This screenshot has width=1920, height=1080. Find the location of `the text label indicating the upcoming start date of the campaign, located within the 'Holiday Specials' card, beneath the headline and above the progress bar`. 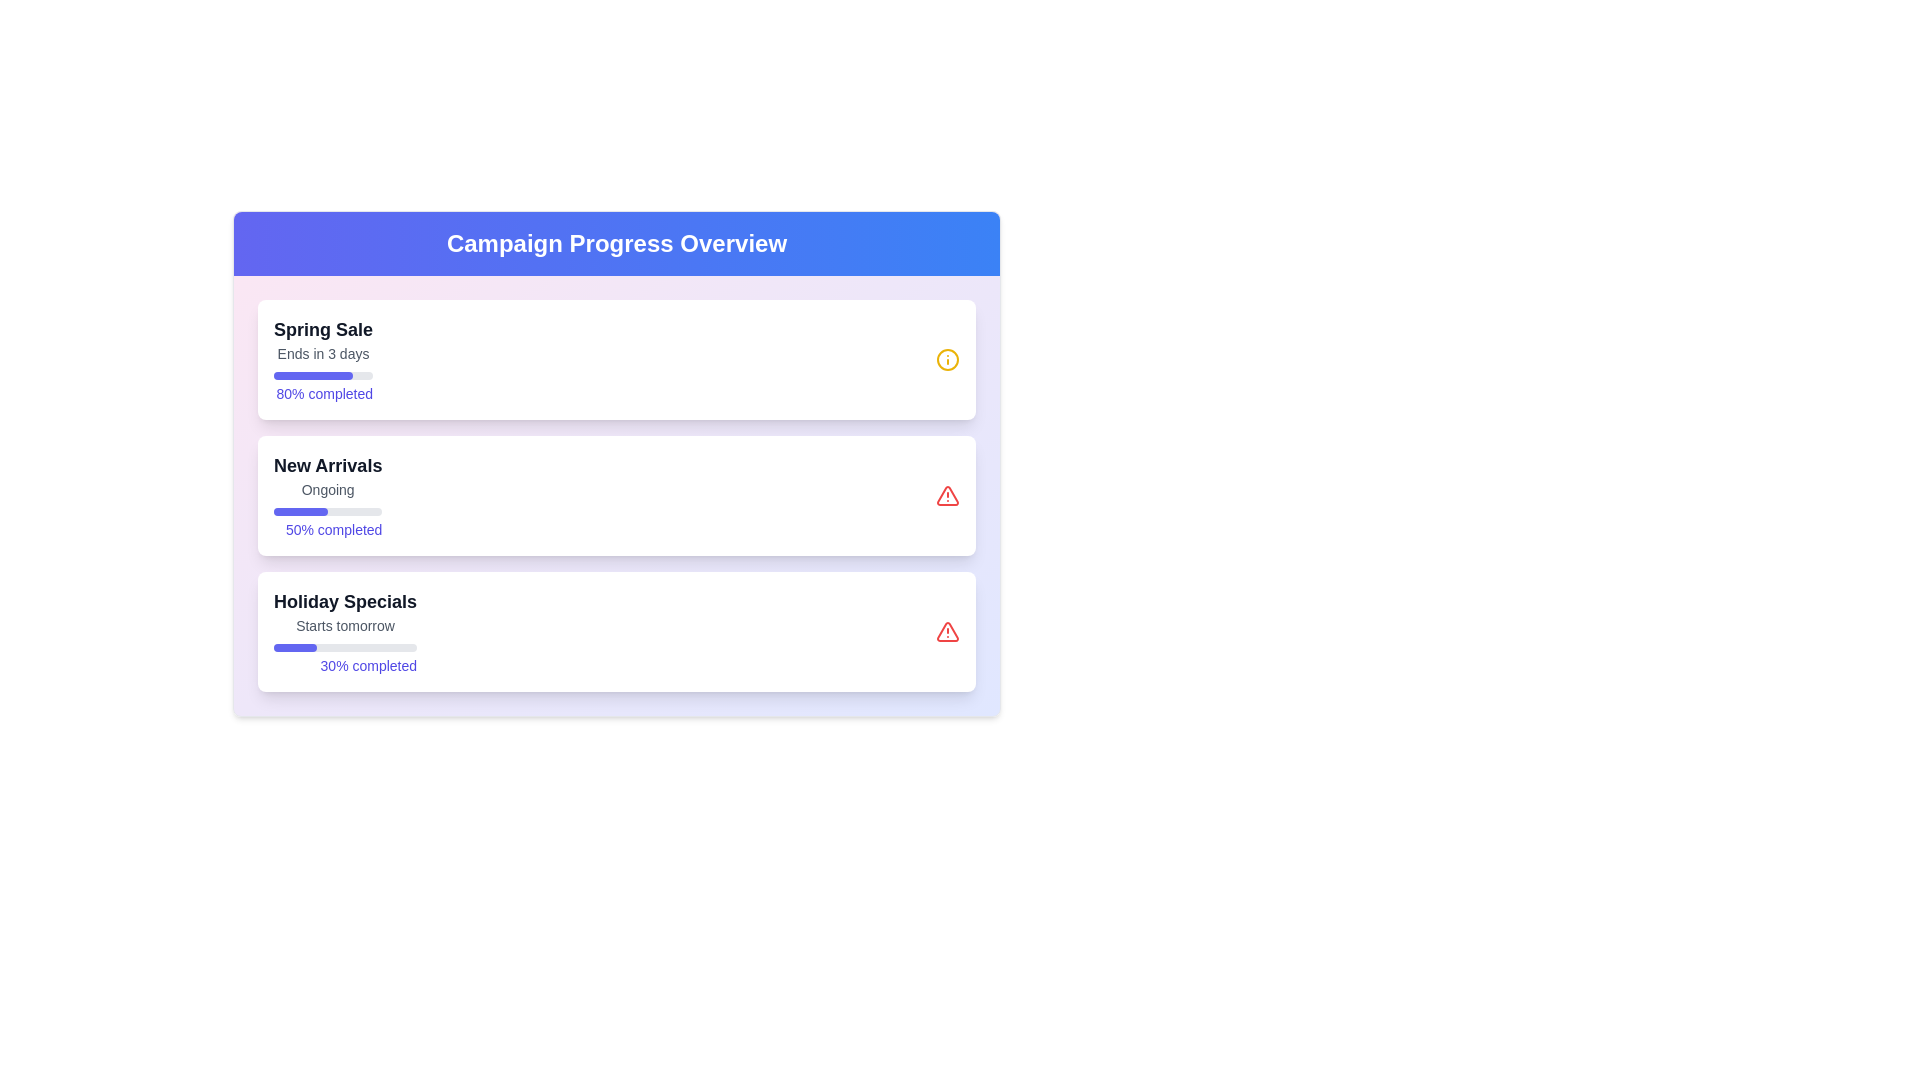

the text label indicating the upcoming start date of the campaign, located within the 'Holiday Specials' card, beneath the headline and above the progress bar is located at coordinates (345, 624).